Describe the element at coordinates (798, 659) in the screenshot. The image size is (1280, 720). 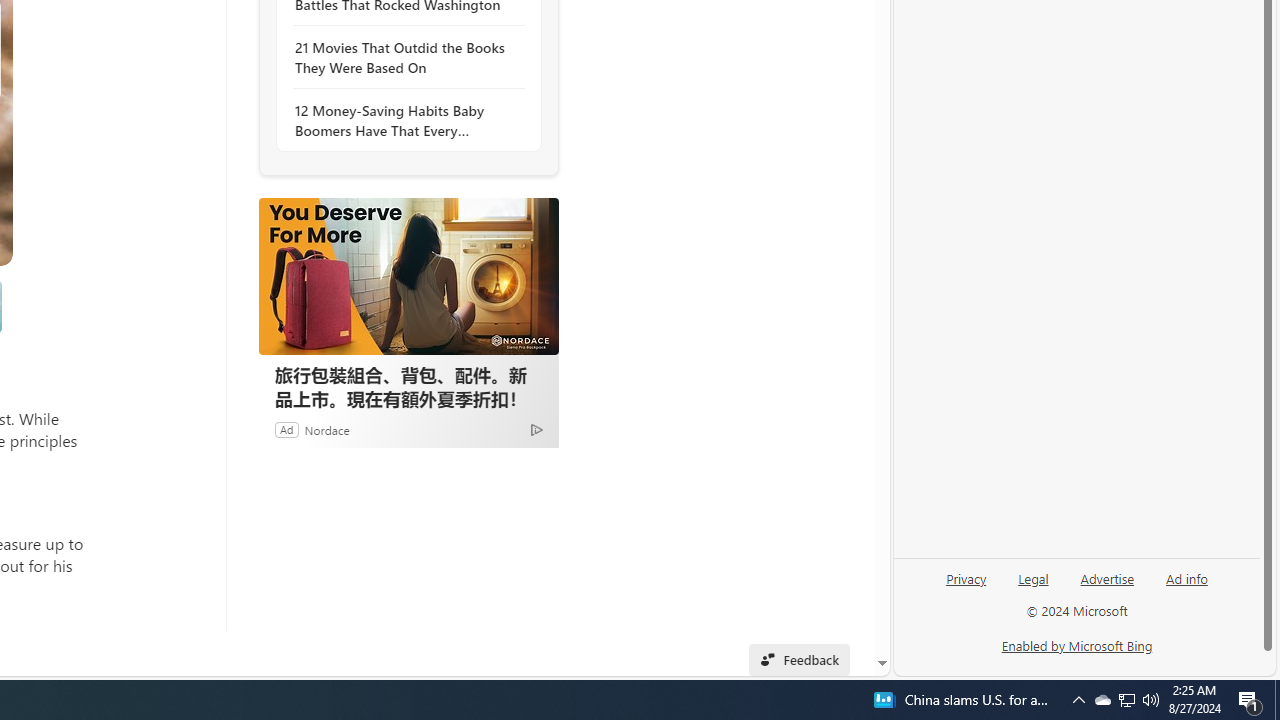
I see `'Feedback'` at that location.